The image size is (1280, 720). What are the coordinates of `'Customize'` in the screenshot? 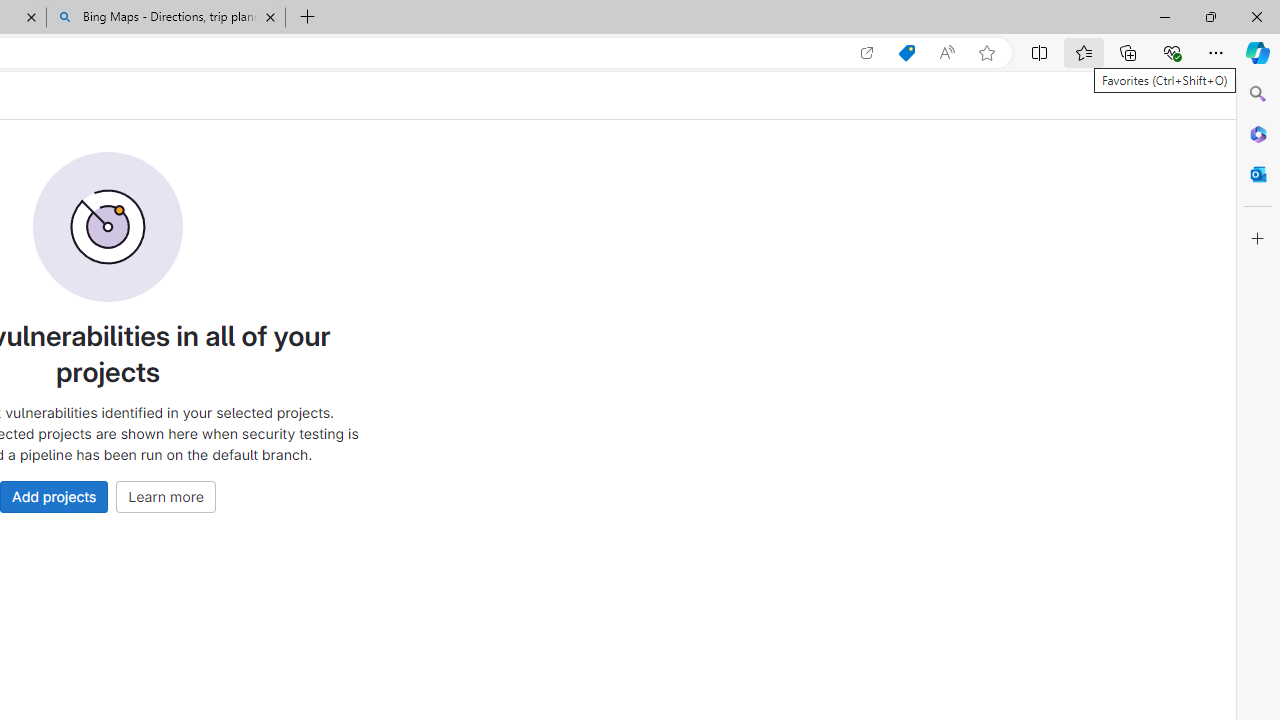 It's located at (1257, 238).